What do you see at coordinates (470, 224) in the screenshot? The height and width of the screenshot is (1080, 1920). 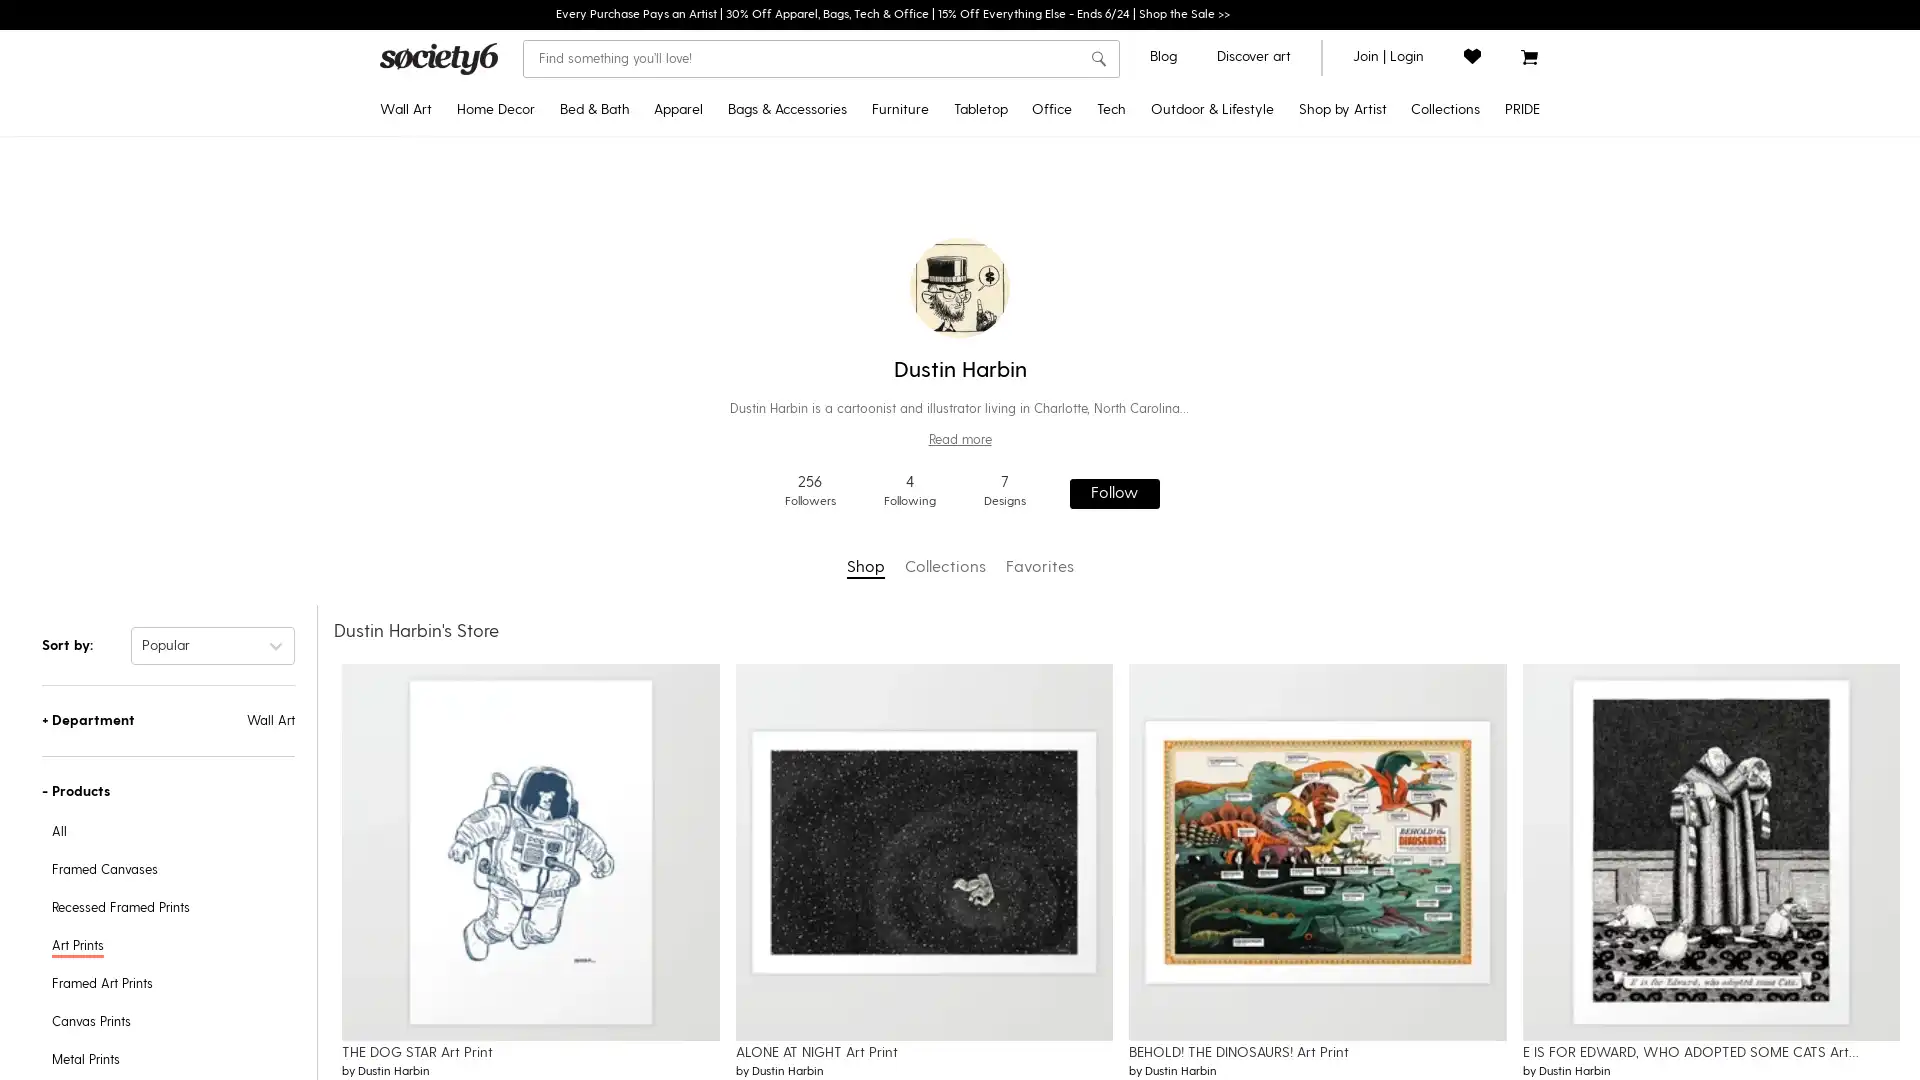 I see `Recessed Framed Prints` at bounding box center [470, 224].